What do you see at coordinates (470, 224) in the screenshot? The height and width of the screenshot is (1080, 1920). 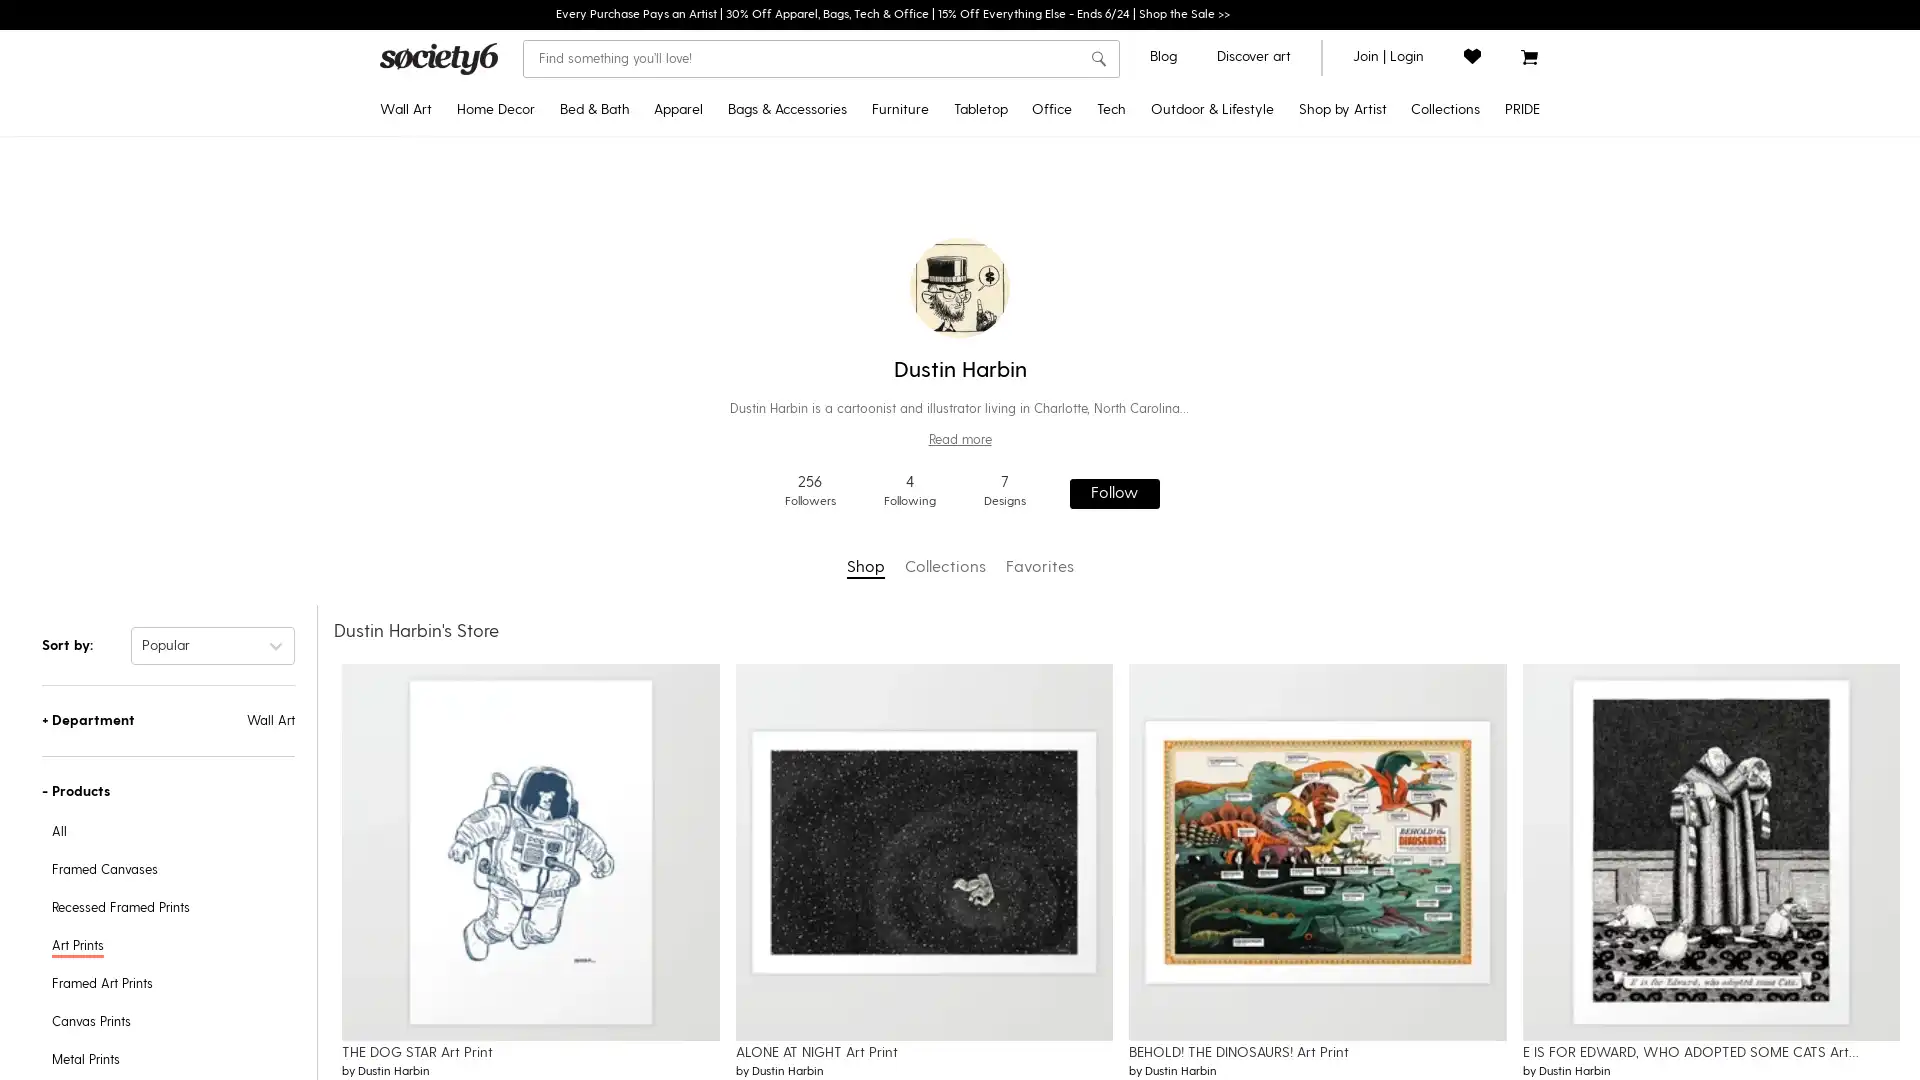 I see `Recessed Framed Prints` at bounding box center [470, 224].